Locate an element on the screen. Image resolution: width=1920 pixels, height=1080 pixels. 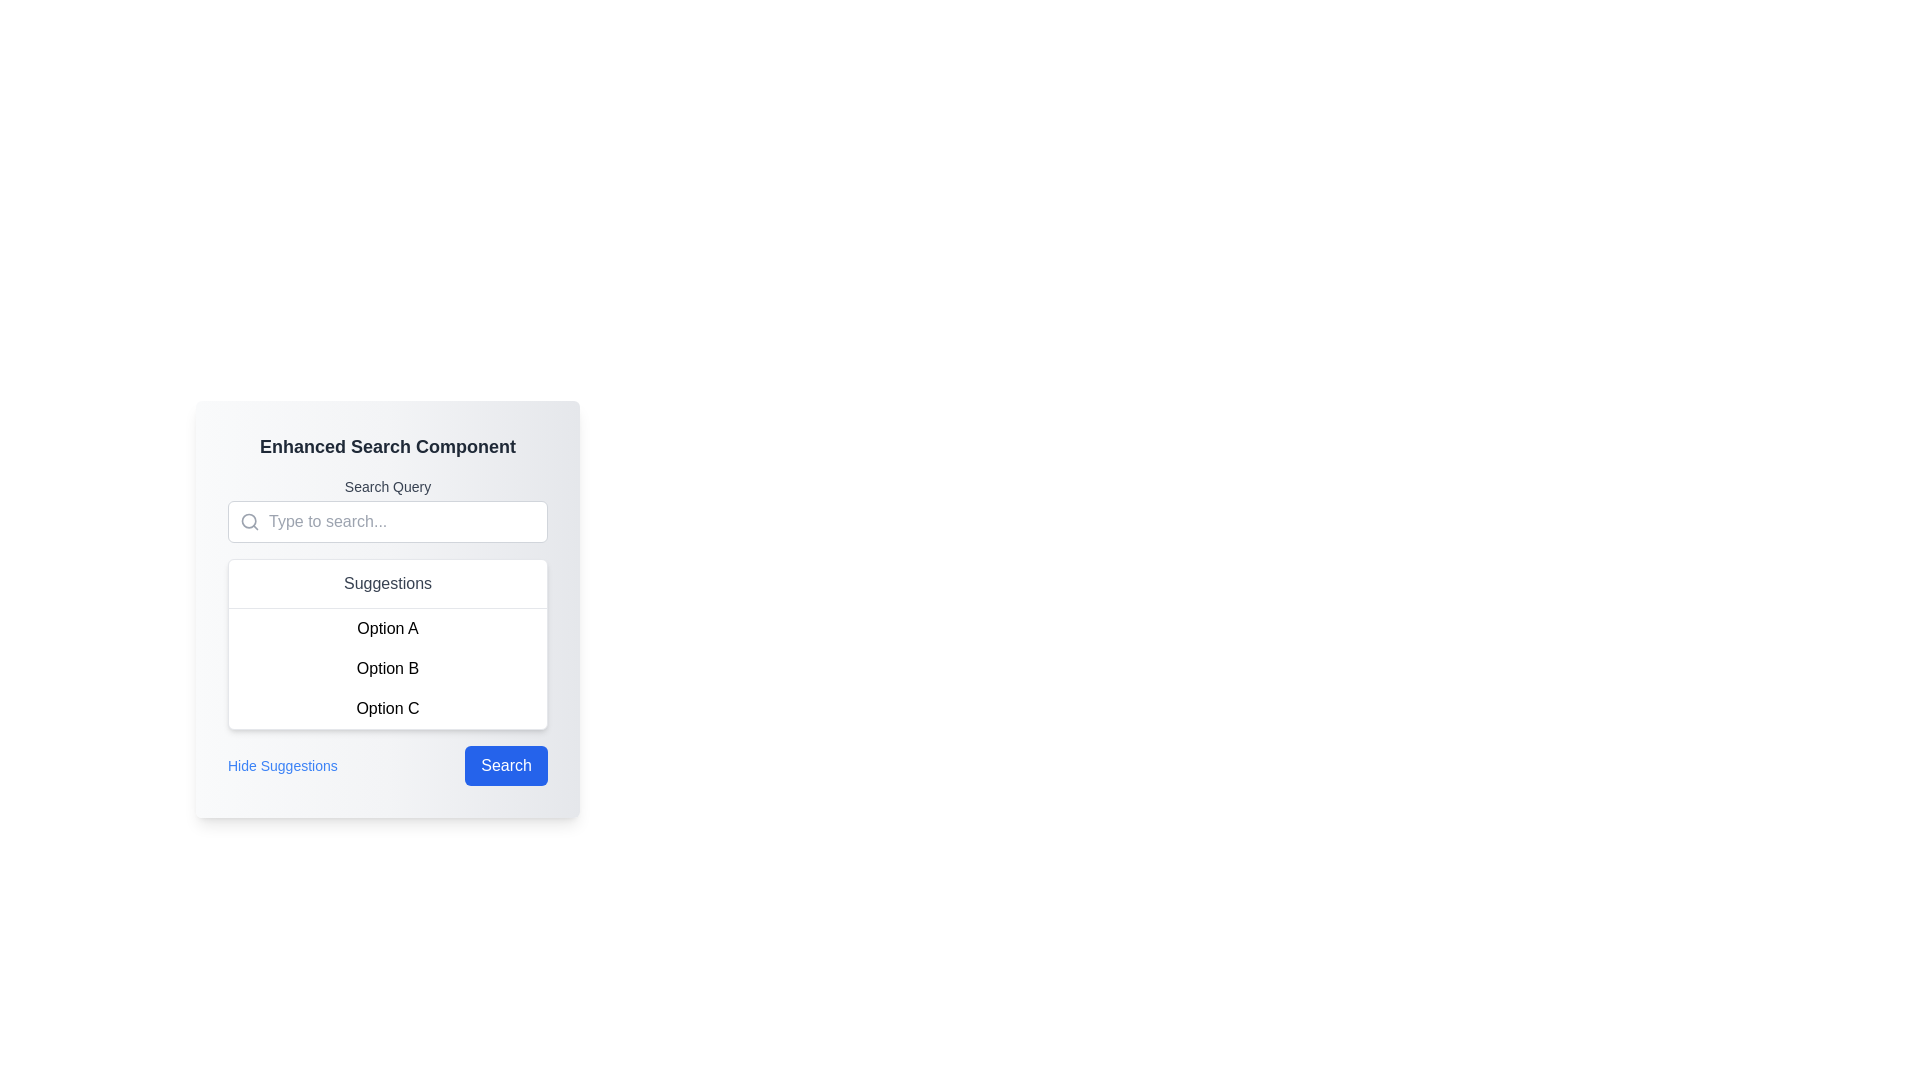
the SVG circle element of the magnifying glass icon located at the top-left corner of the 'Type to search' input field to utilize its search functionality is located at coordinates (248, 520).